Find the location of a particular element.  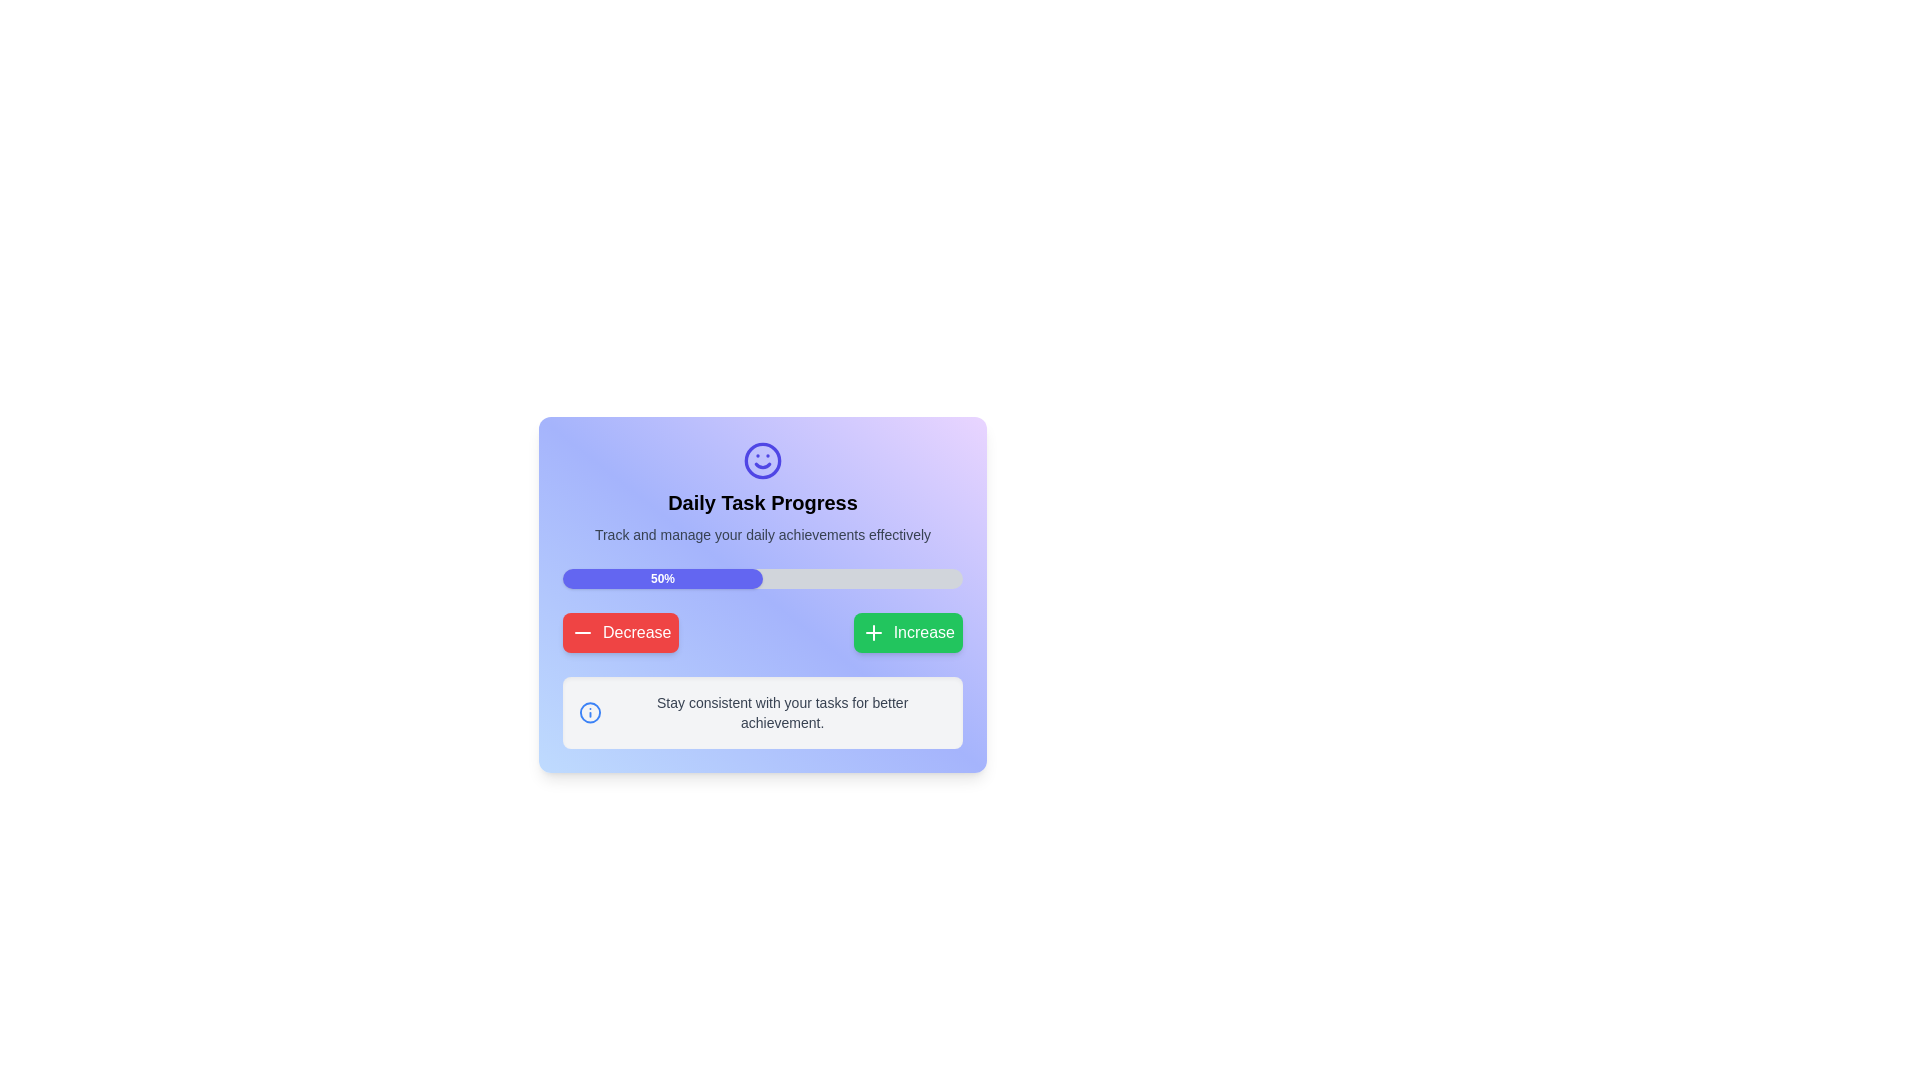

the circular smiley face icon with a blue outline located above the 'Daily Task Progress' title is located at coordinates (762, 461).